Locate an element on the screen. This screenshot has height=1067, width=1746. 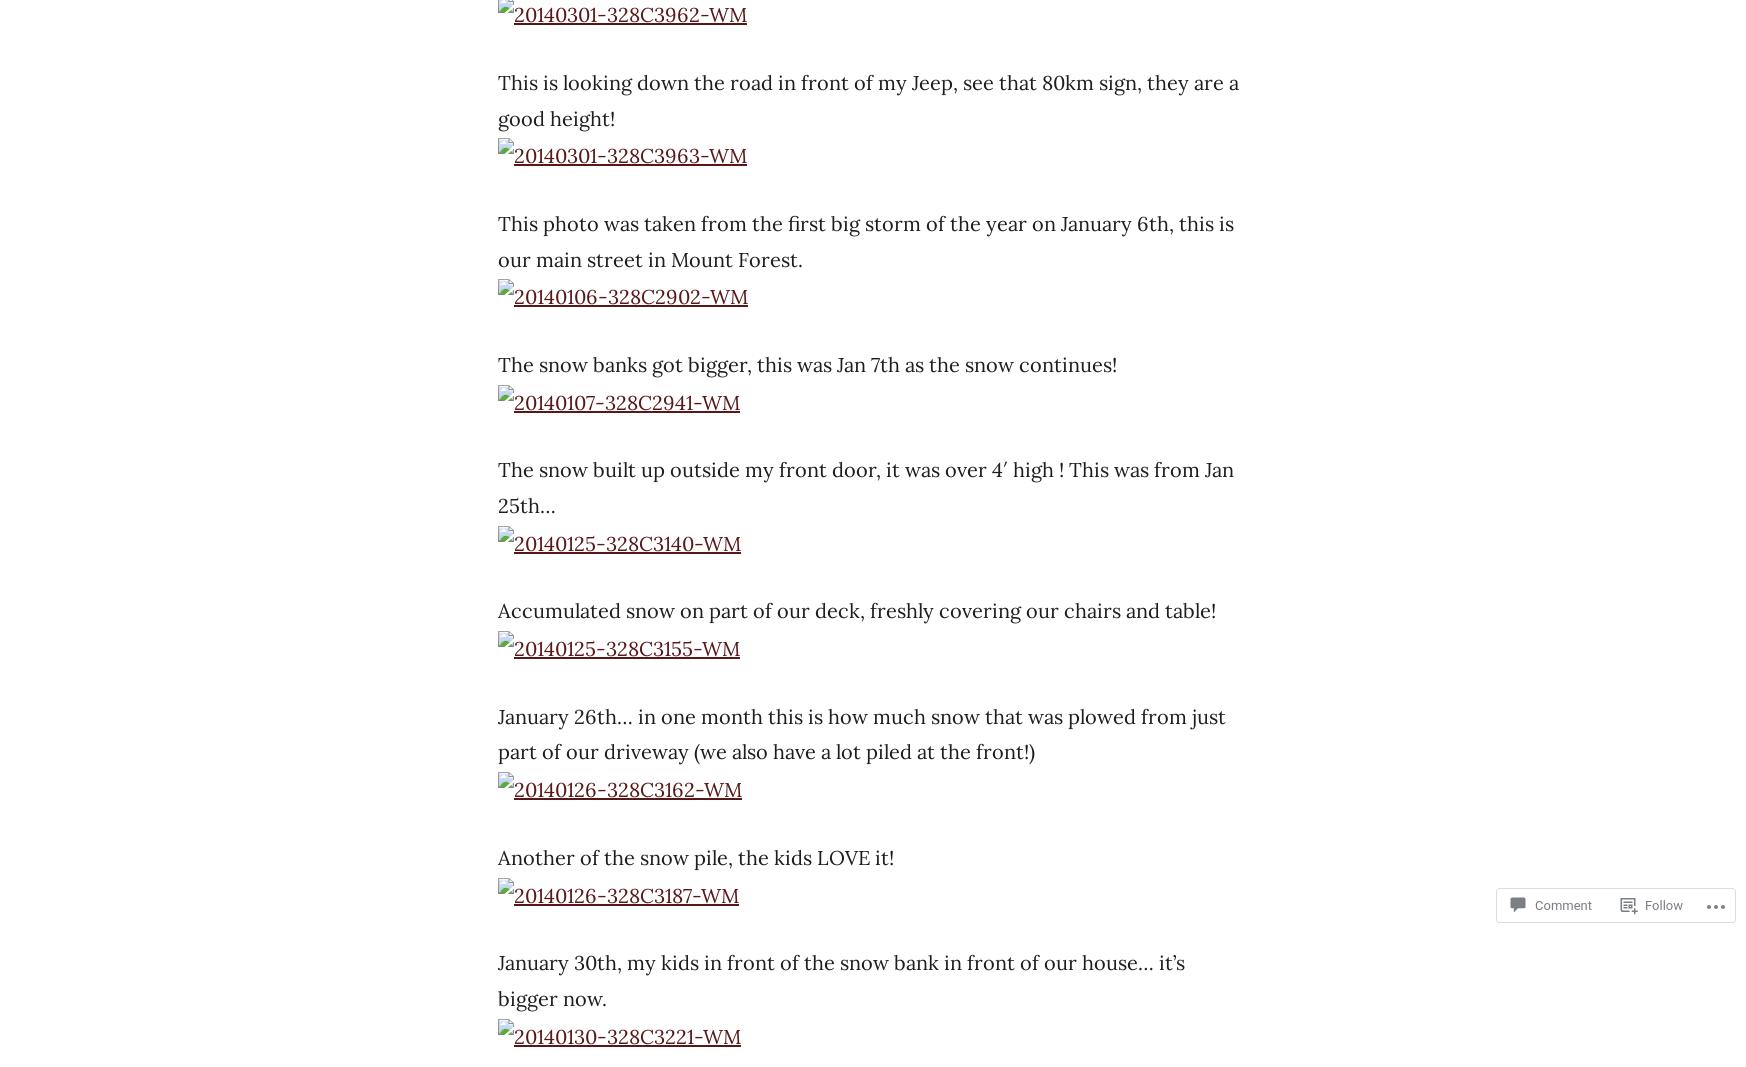
'The snow banks got bigger, this was Jan 7th as the snow continues!' is located at coordinates (807, 362).